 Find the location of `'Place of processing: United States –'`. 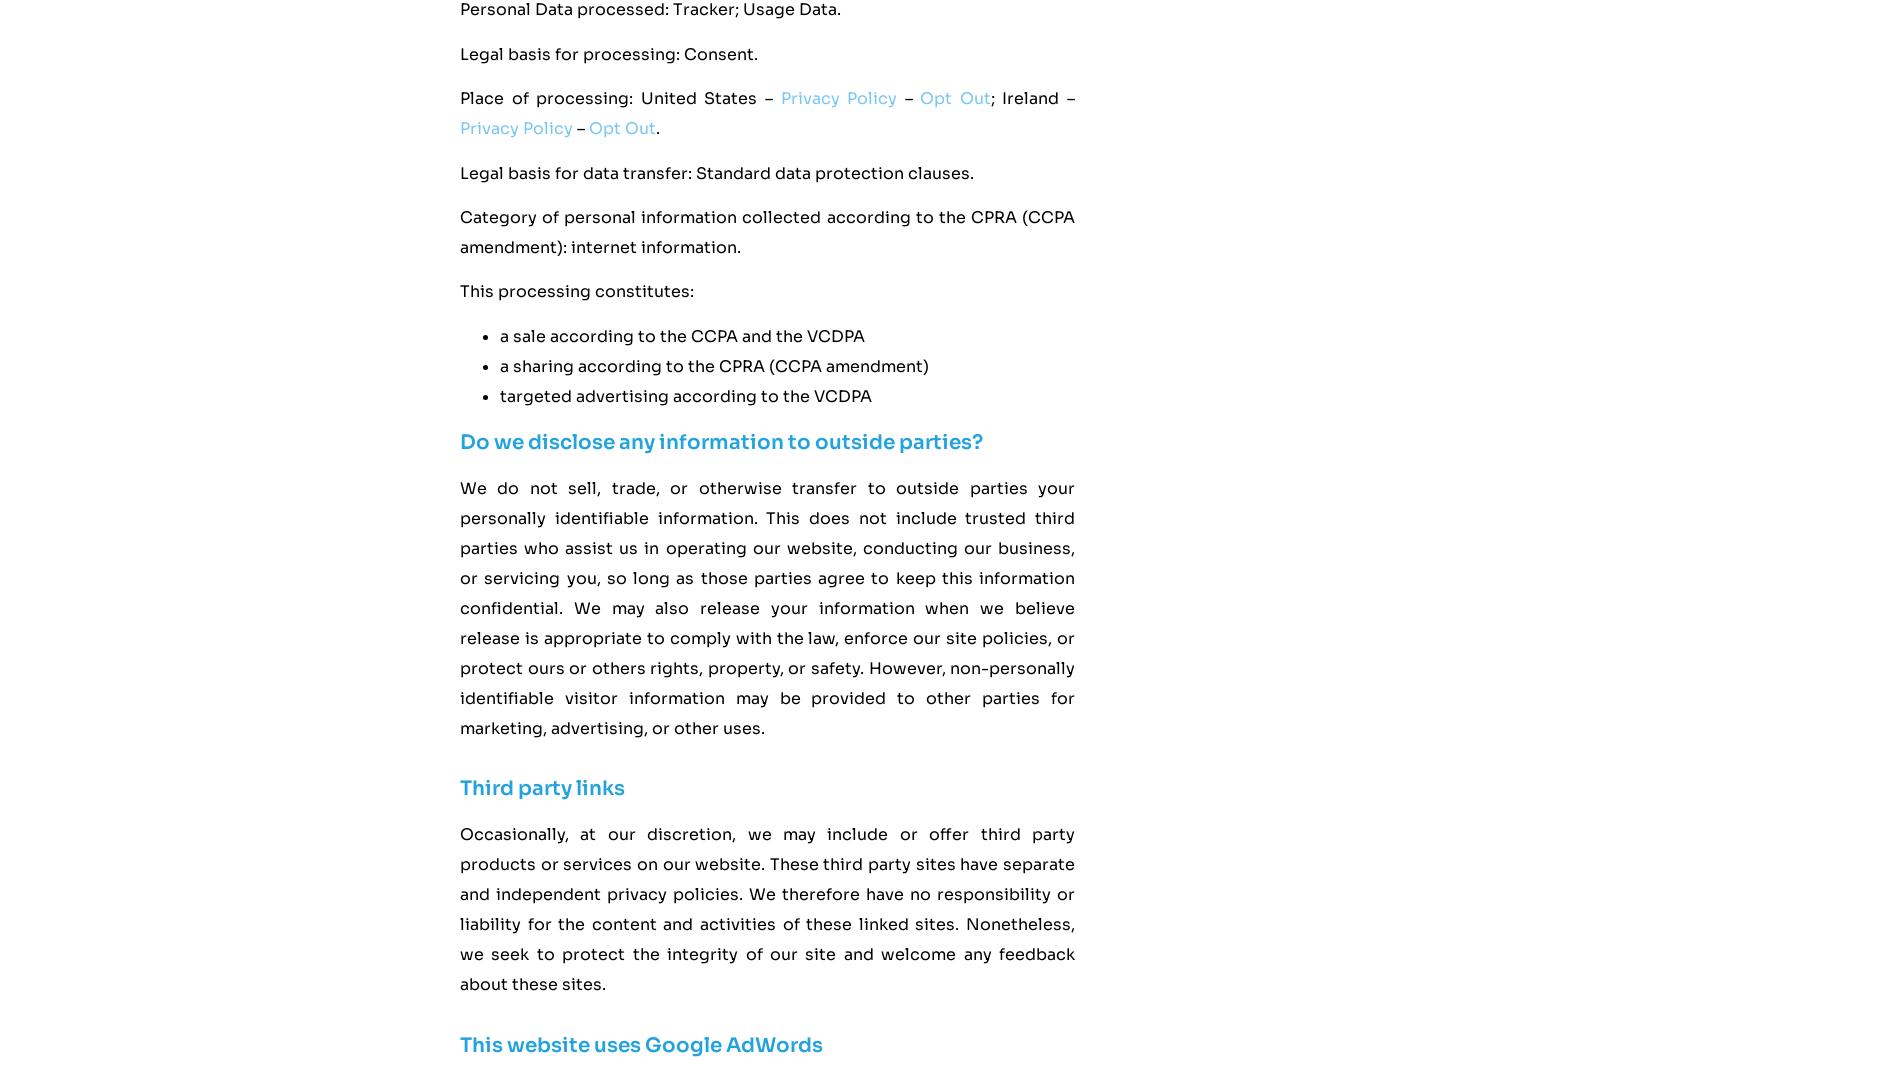

'Place of processing: United States –' is located at coordinates (458, 97).